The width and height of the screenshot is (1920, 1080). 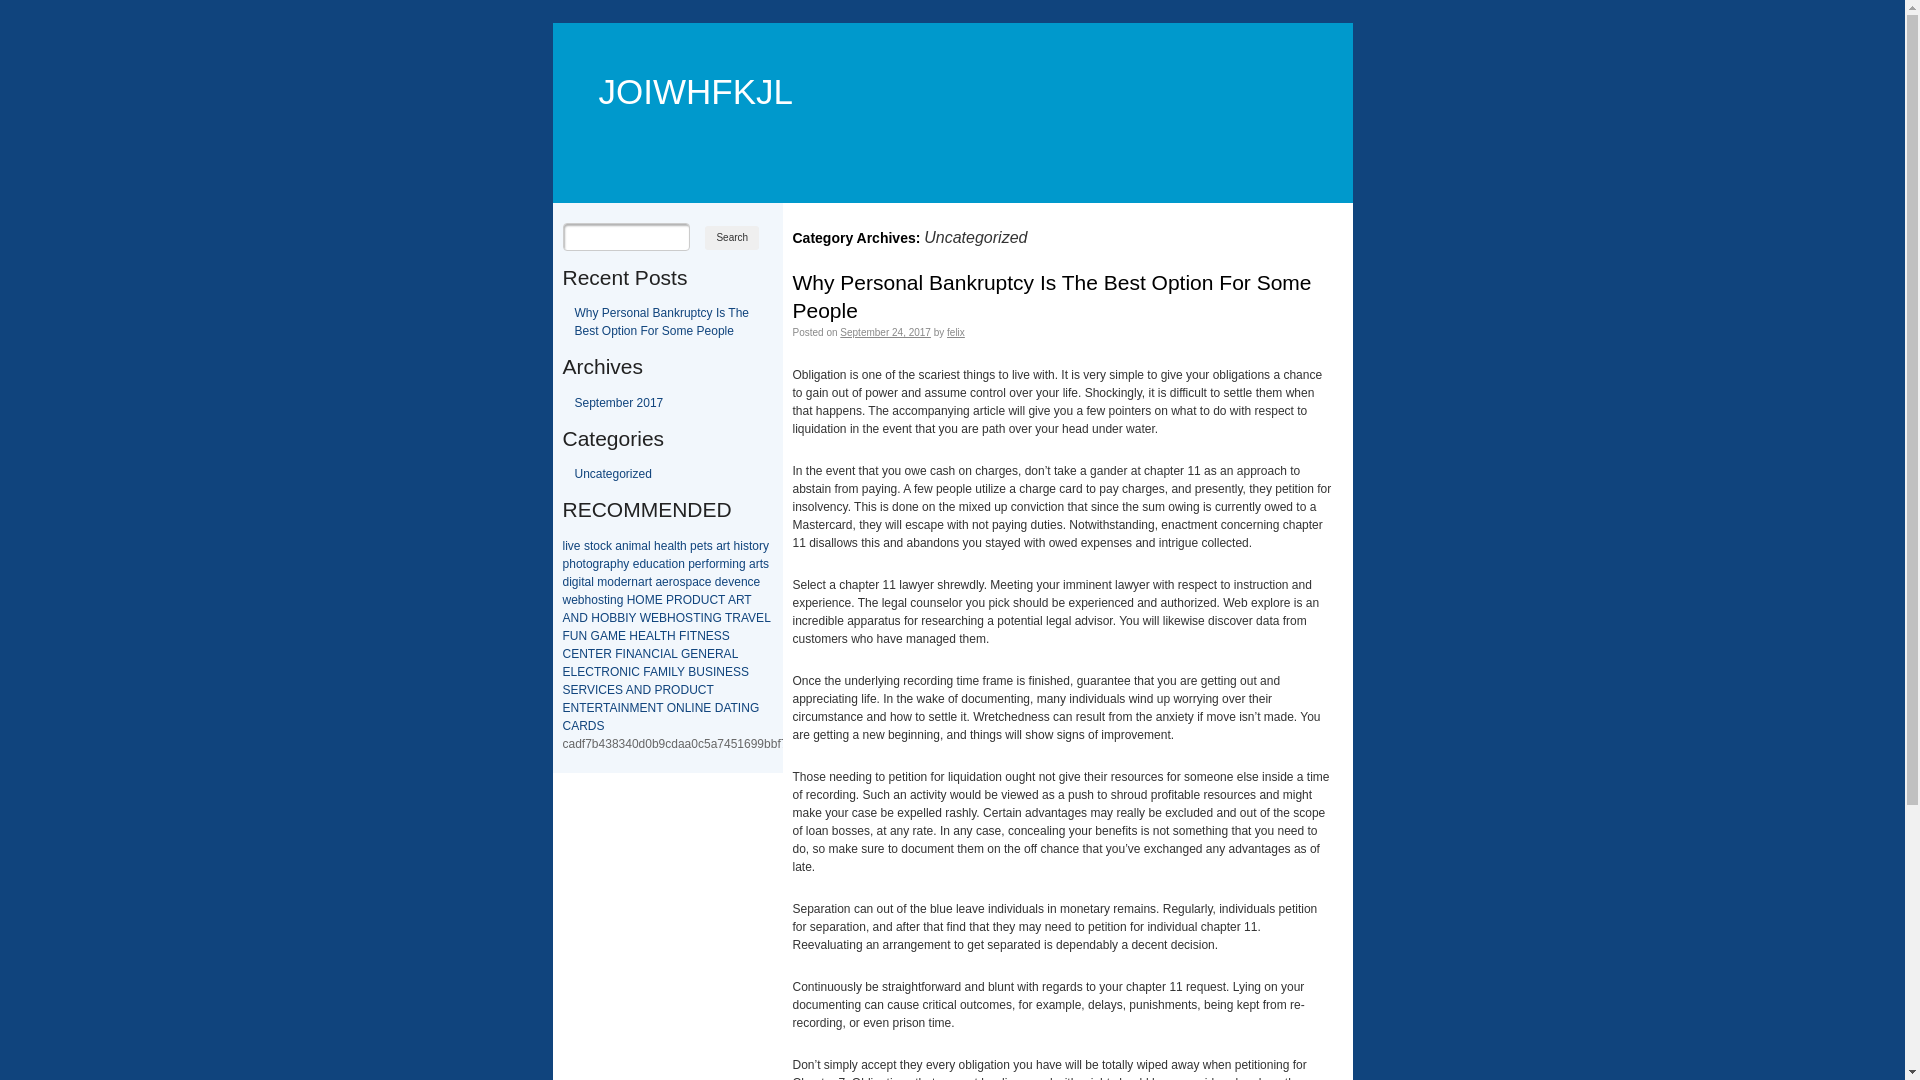 I want to click on 'T', so click(x=746, y=599).